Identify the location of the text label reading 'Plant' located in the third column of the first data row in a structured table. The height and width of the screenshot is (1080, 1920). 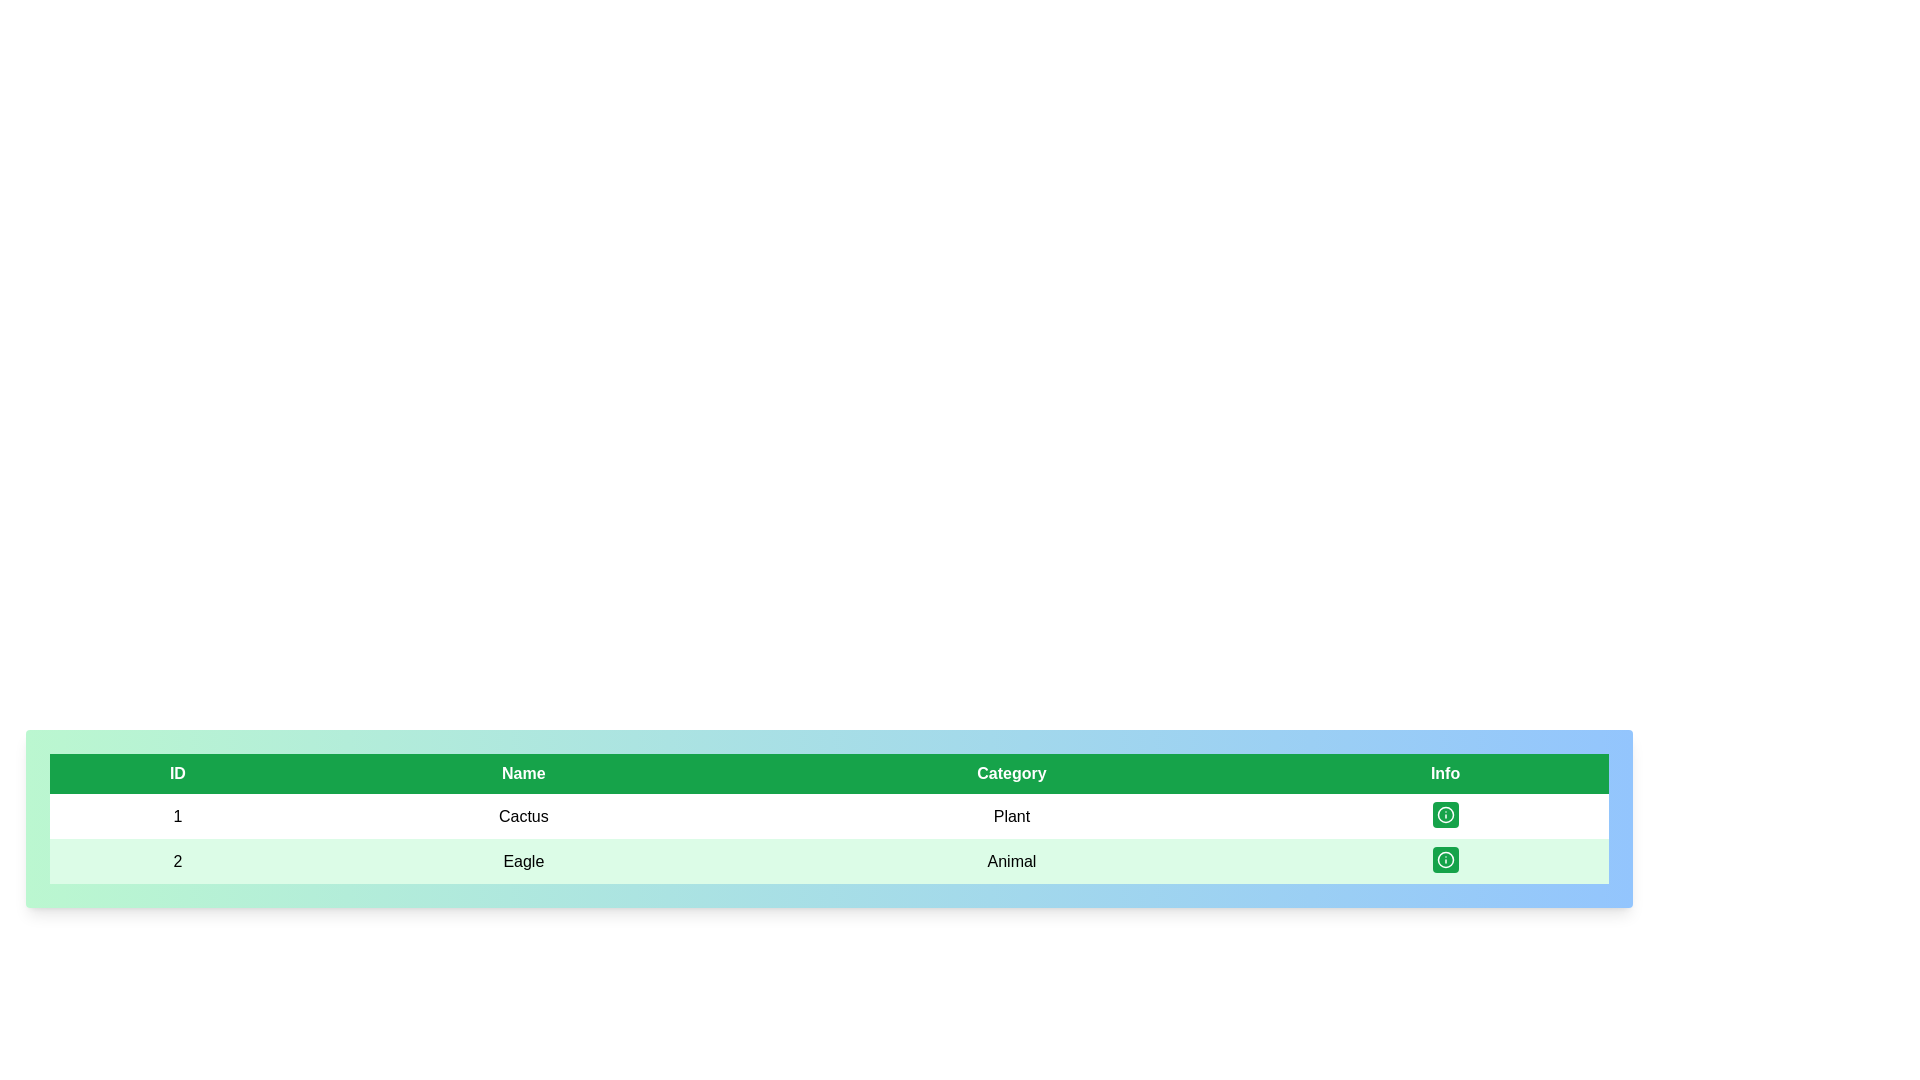
(1012, 816).